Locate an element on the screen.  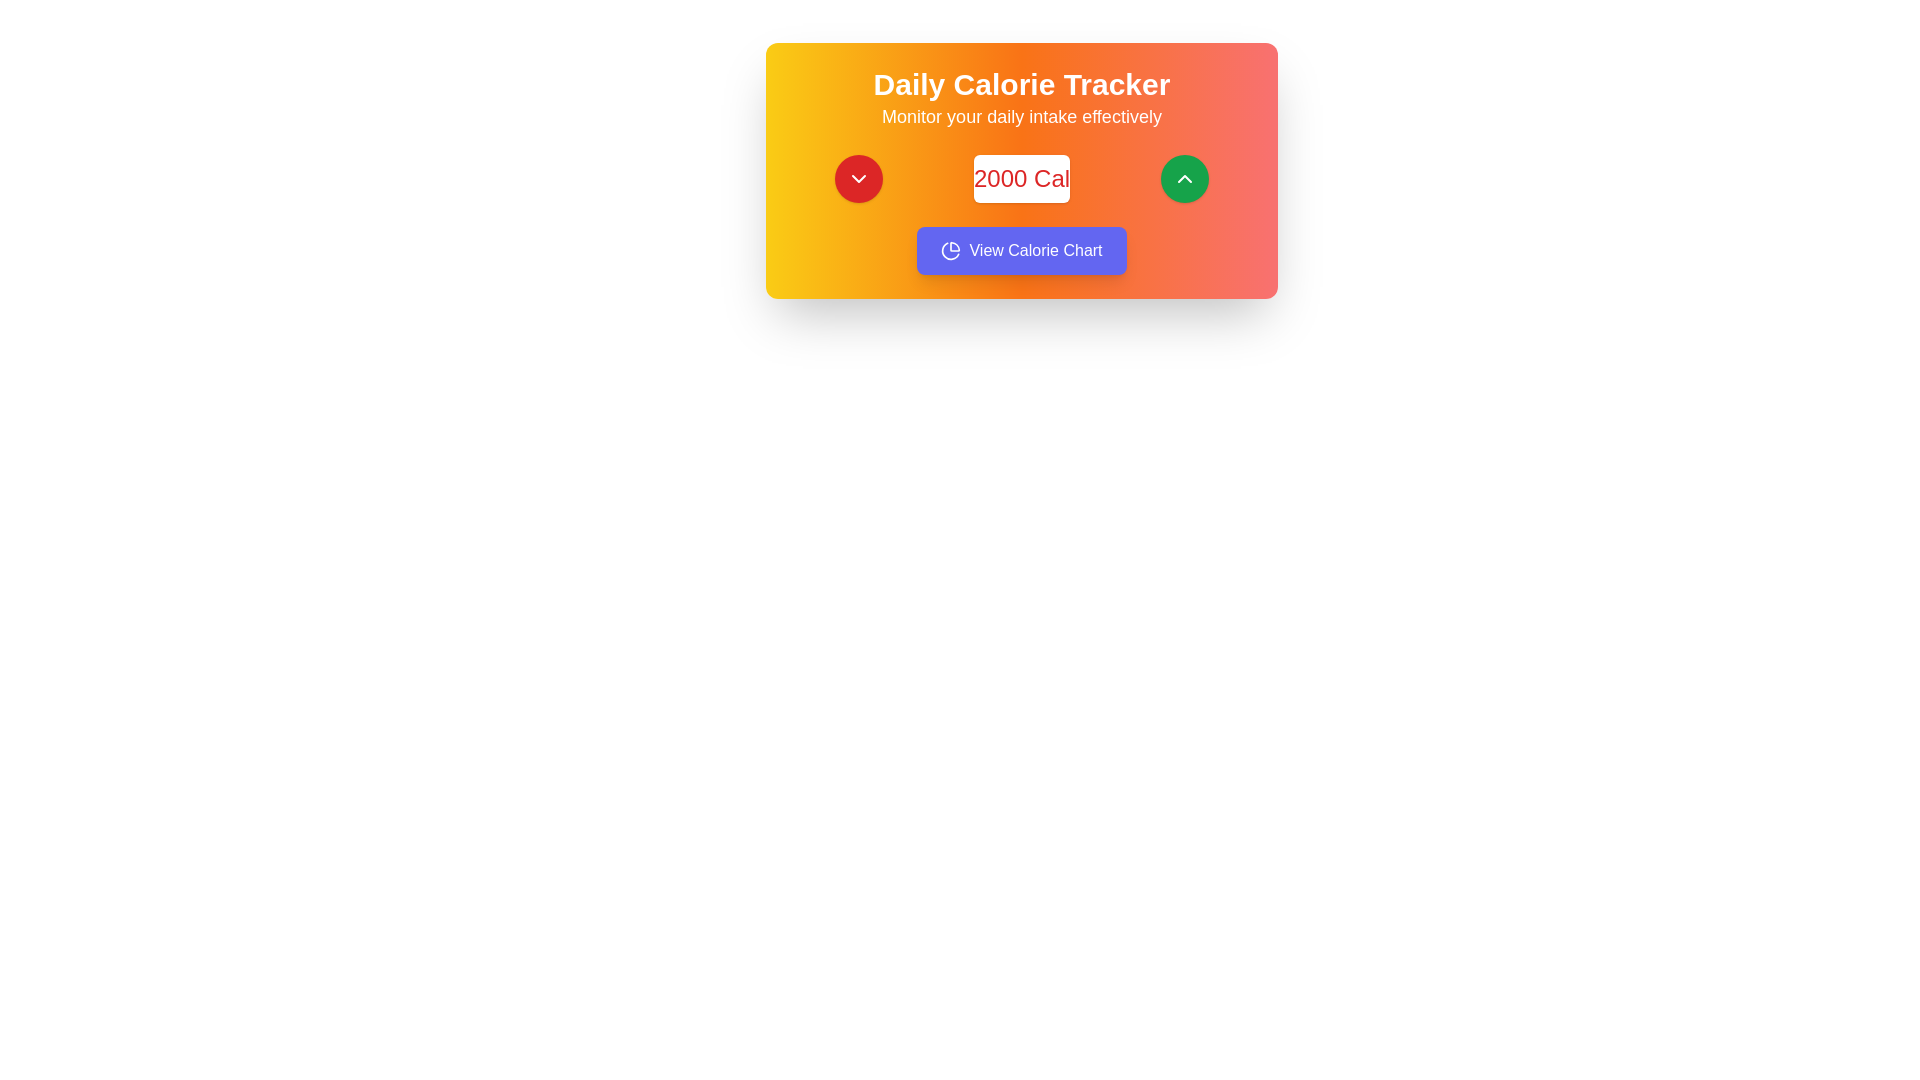
the heading and subheading text block that displays 'Daily Calorie Tracker' and 'Monitor your daily intake effectively', which is positioned at the top center of a brightly colored gradient card is located at coordinates (1022, 99).